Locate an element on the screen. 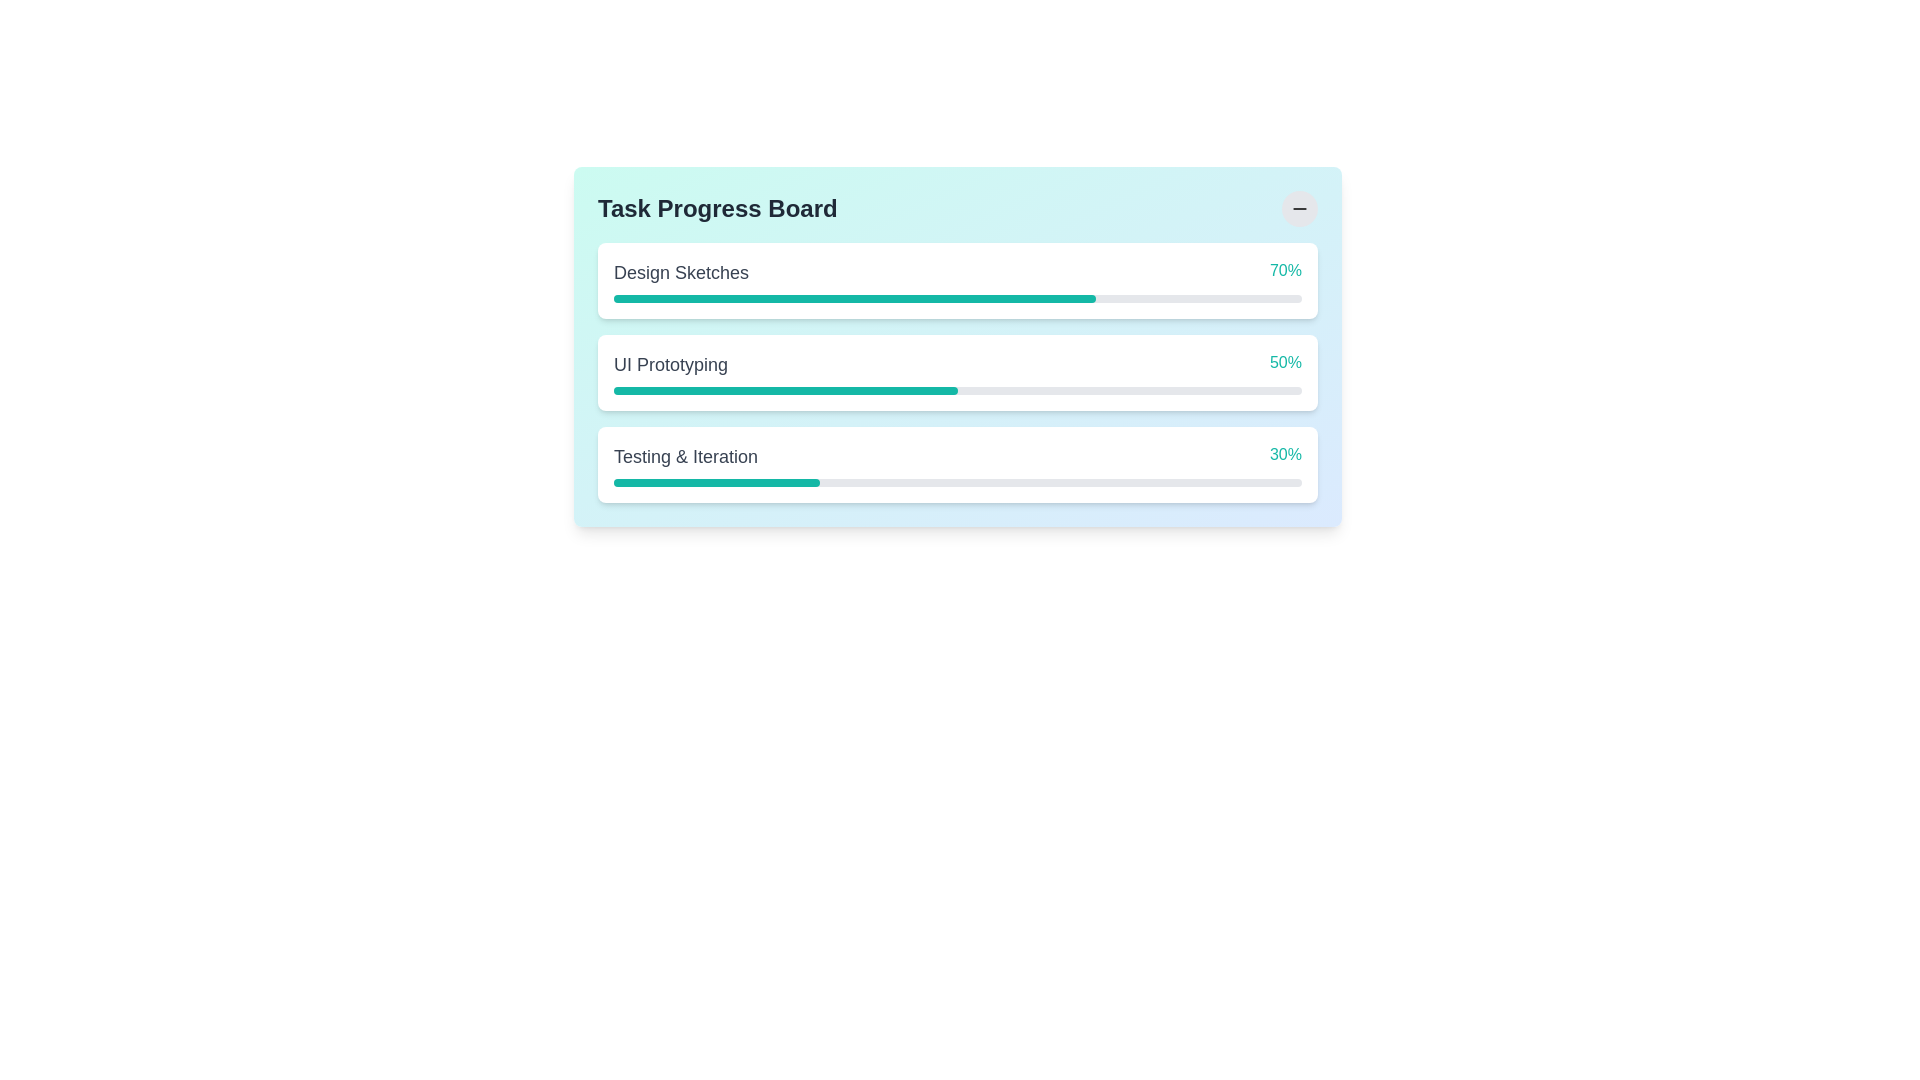  text content of the Text label located above the progress bar and to the left of the '30%' percentage label in the progress tracker is located at coordinates (686, 456).